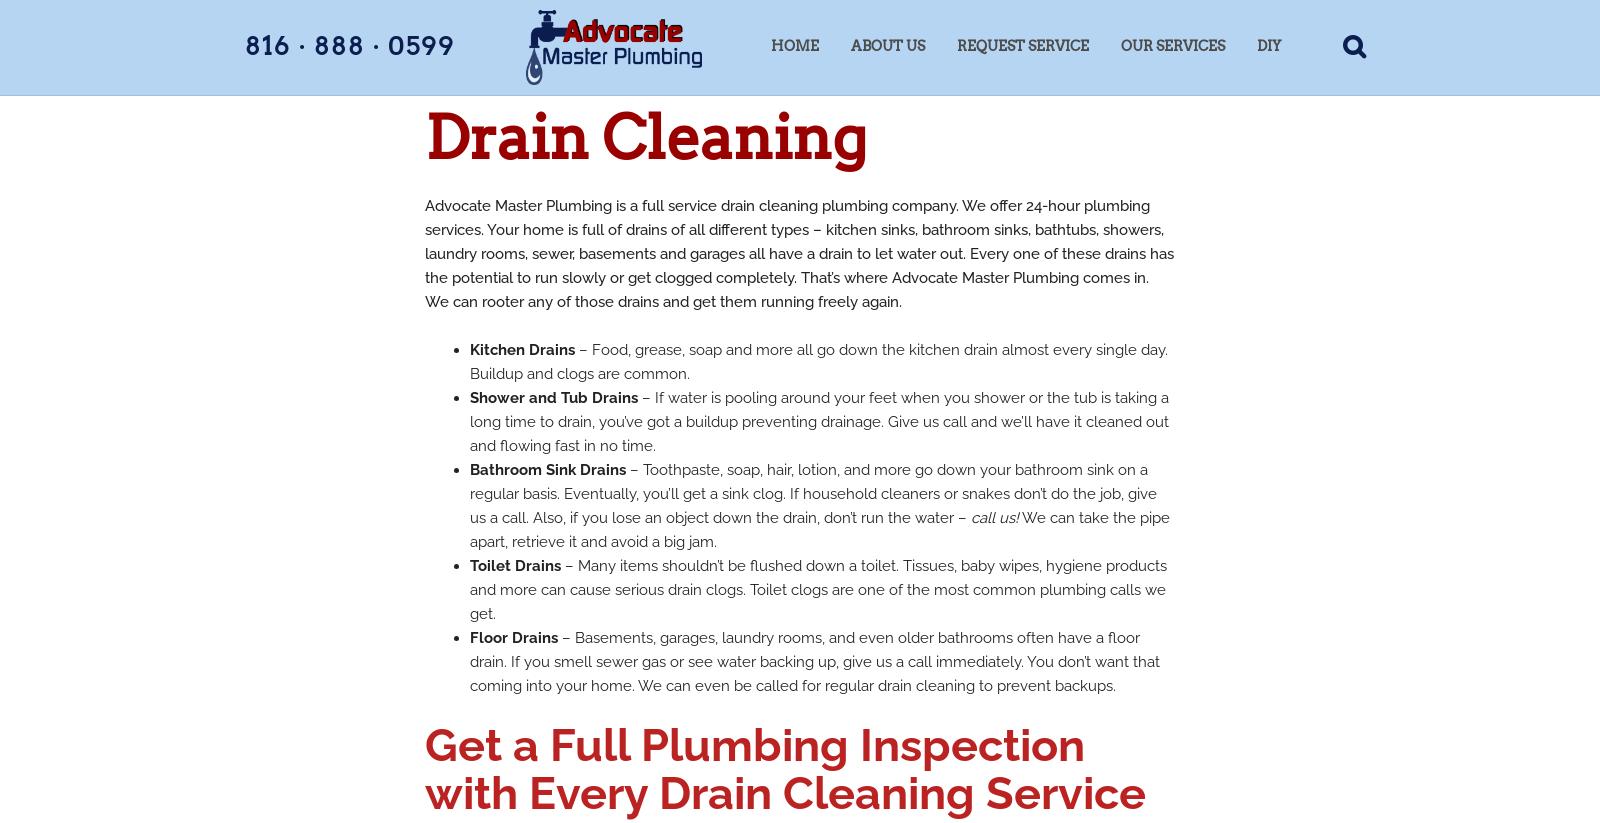 The image size is (1600, 823). Describe the element at coordinates (553, 397) in the screenshot. I see `'Shower and Tub Drains'` at that location.